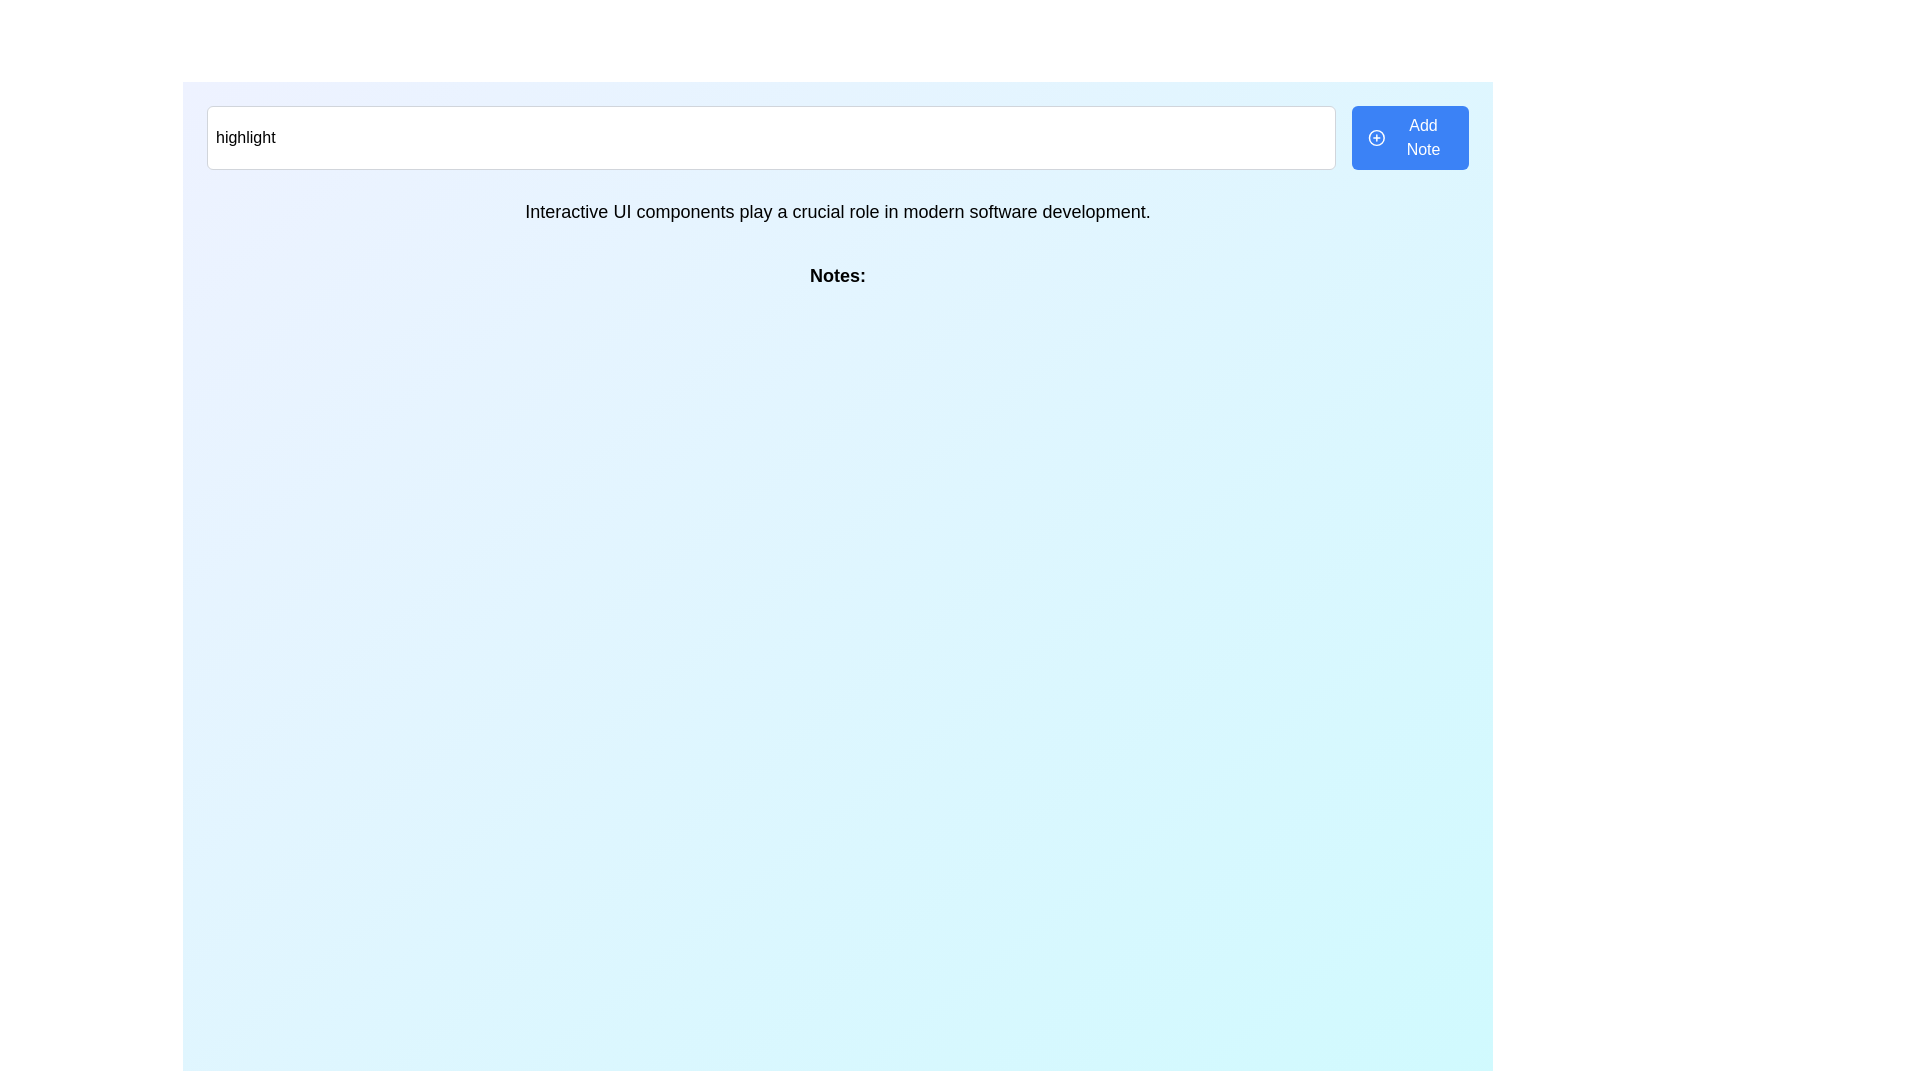  What do you see at coordinates (1376, 137) in the screenshot?
I see `the circular plus sign icon enclosed within a ring, which is part of the 'Add Note' button located in the upper-right corner of the interface` at bounding box center [1376, 137].